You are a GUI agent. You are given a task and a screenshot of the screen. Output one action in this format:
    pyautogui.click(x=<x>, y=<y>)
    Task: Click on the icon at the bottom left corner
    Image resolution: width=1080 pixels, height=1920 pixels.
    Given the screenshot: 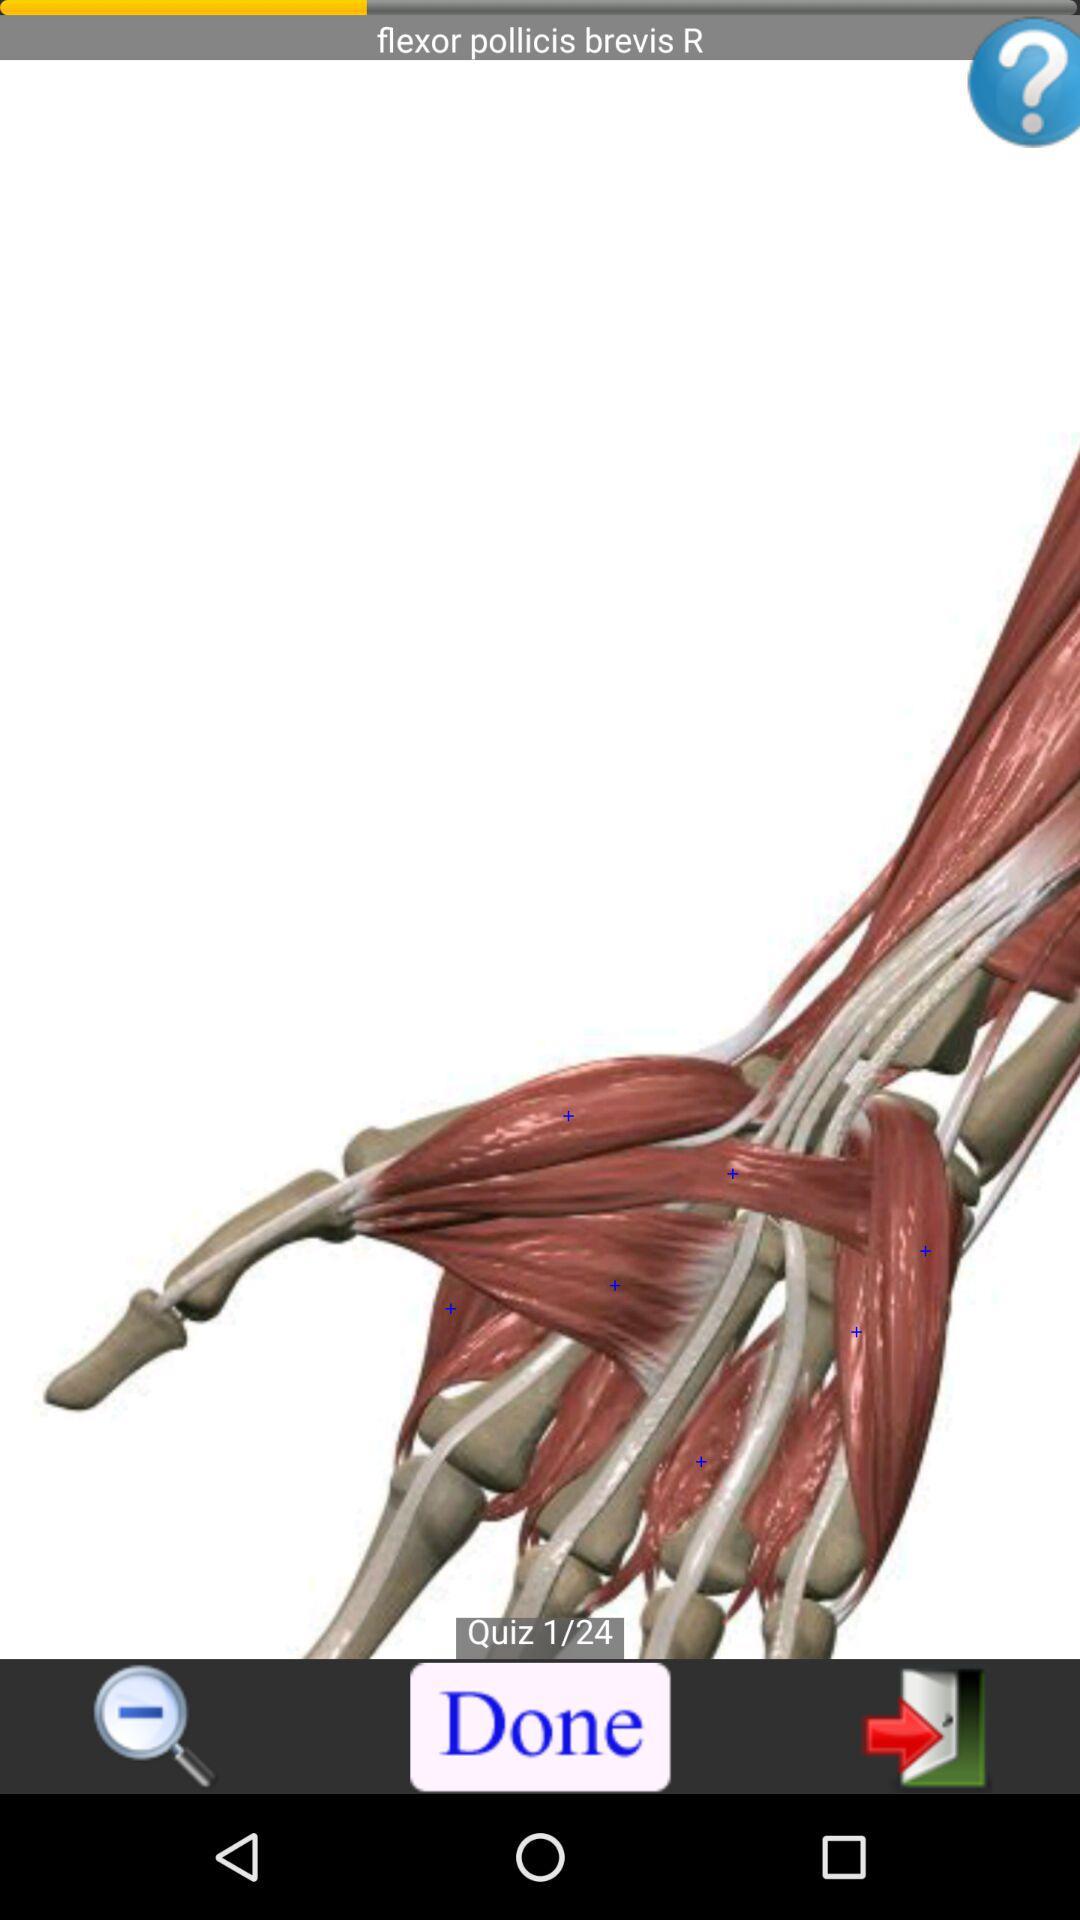 What is the action you would take?
    pyautogui.click(x=156, y=1727)
    